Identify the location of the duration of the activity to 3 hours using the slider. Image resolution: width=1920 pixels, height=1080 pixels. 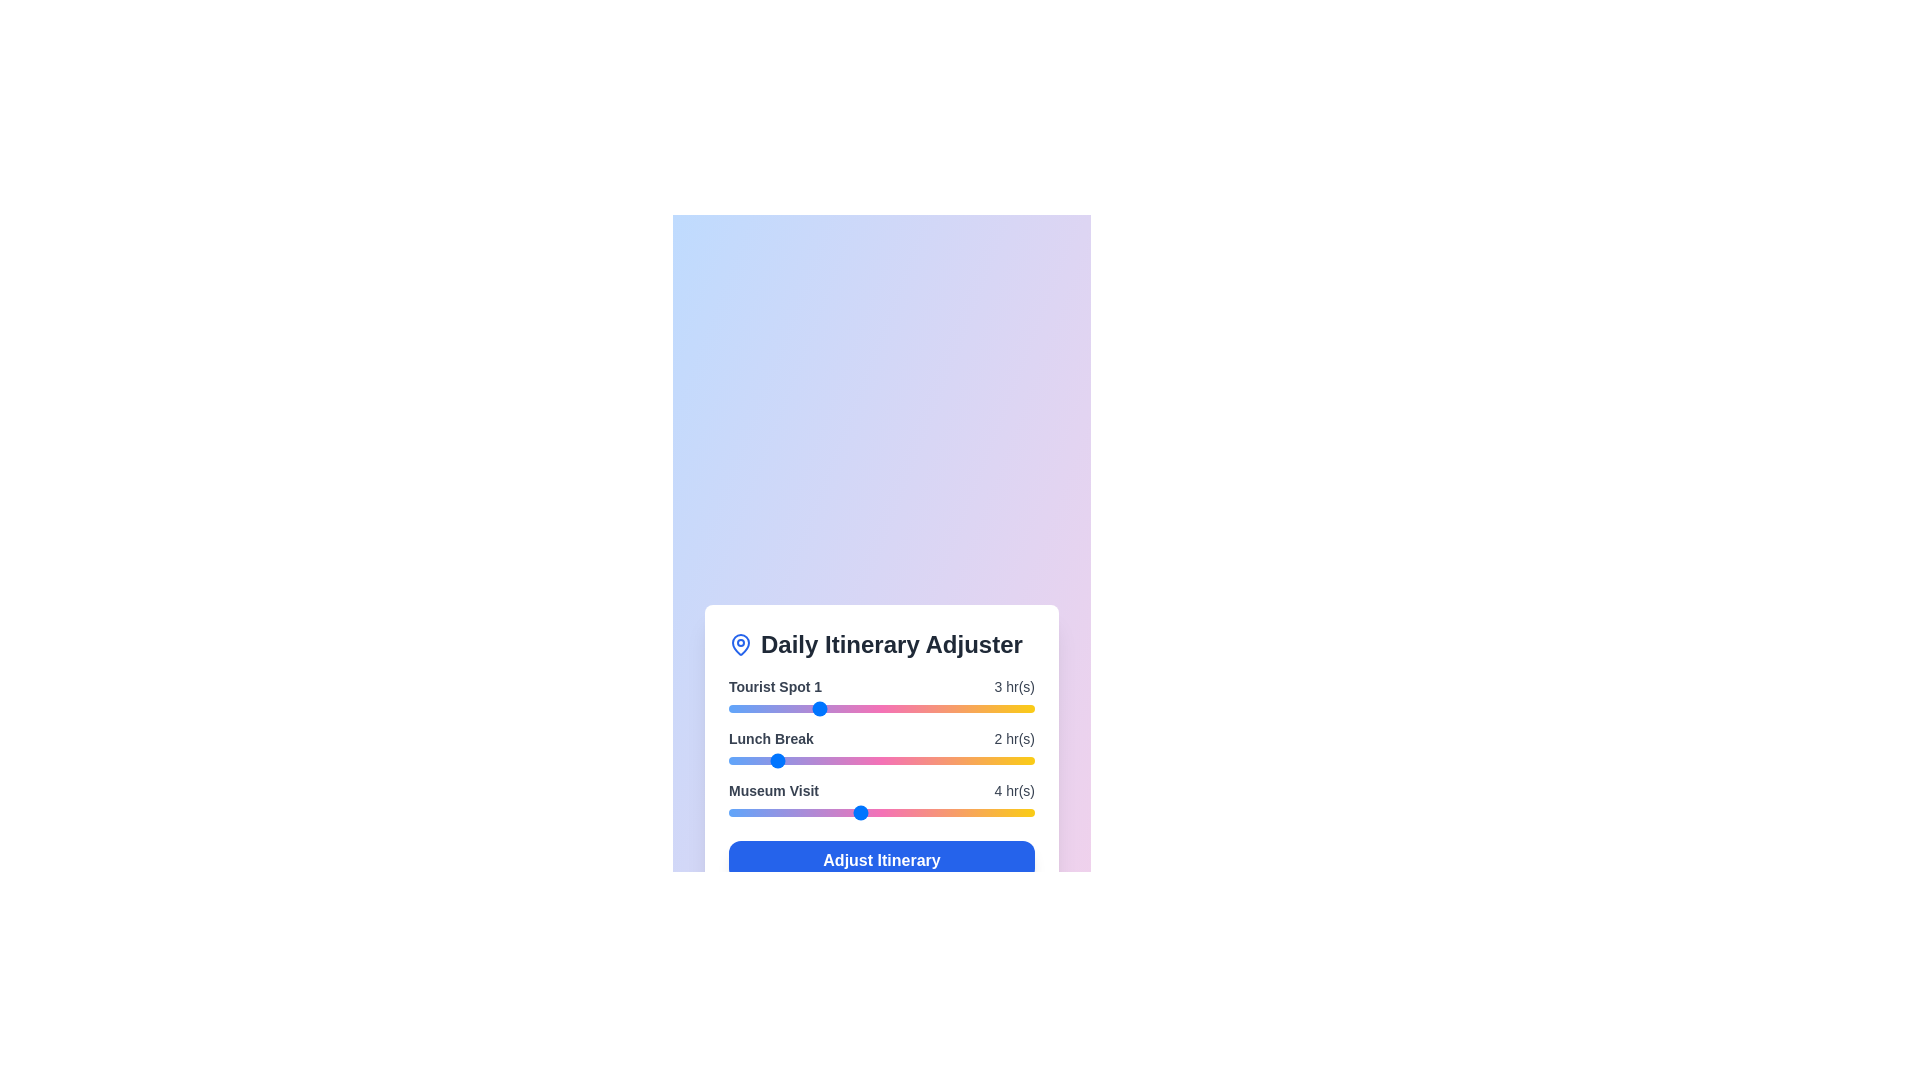
(816, 708).